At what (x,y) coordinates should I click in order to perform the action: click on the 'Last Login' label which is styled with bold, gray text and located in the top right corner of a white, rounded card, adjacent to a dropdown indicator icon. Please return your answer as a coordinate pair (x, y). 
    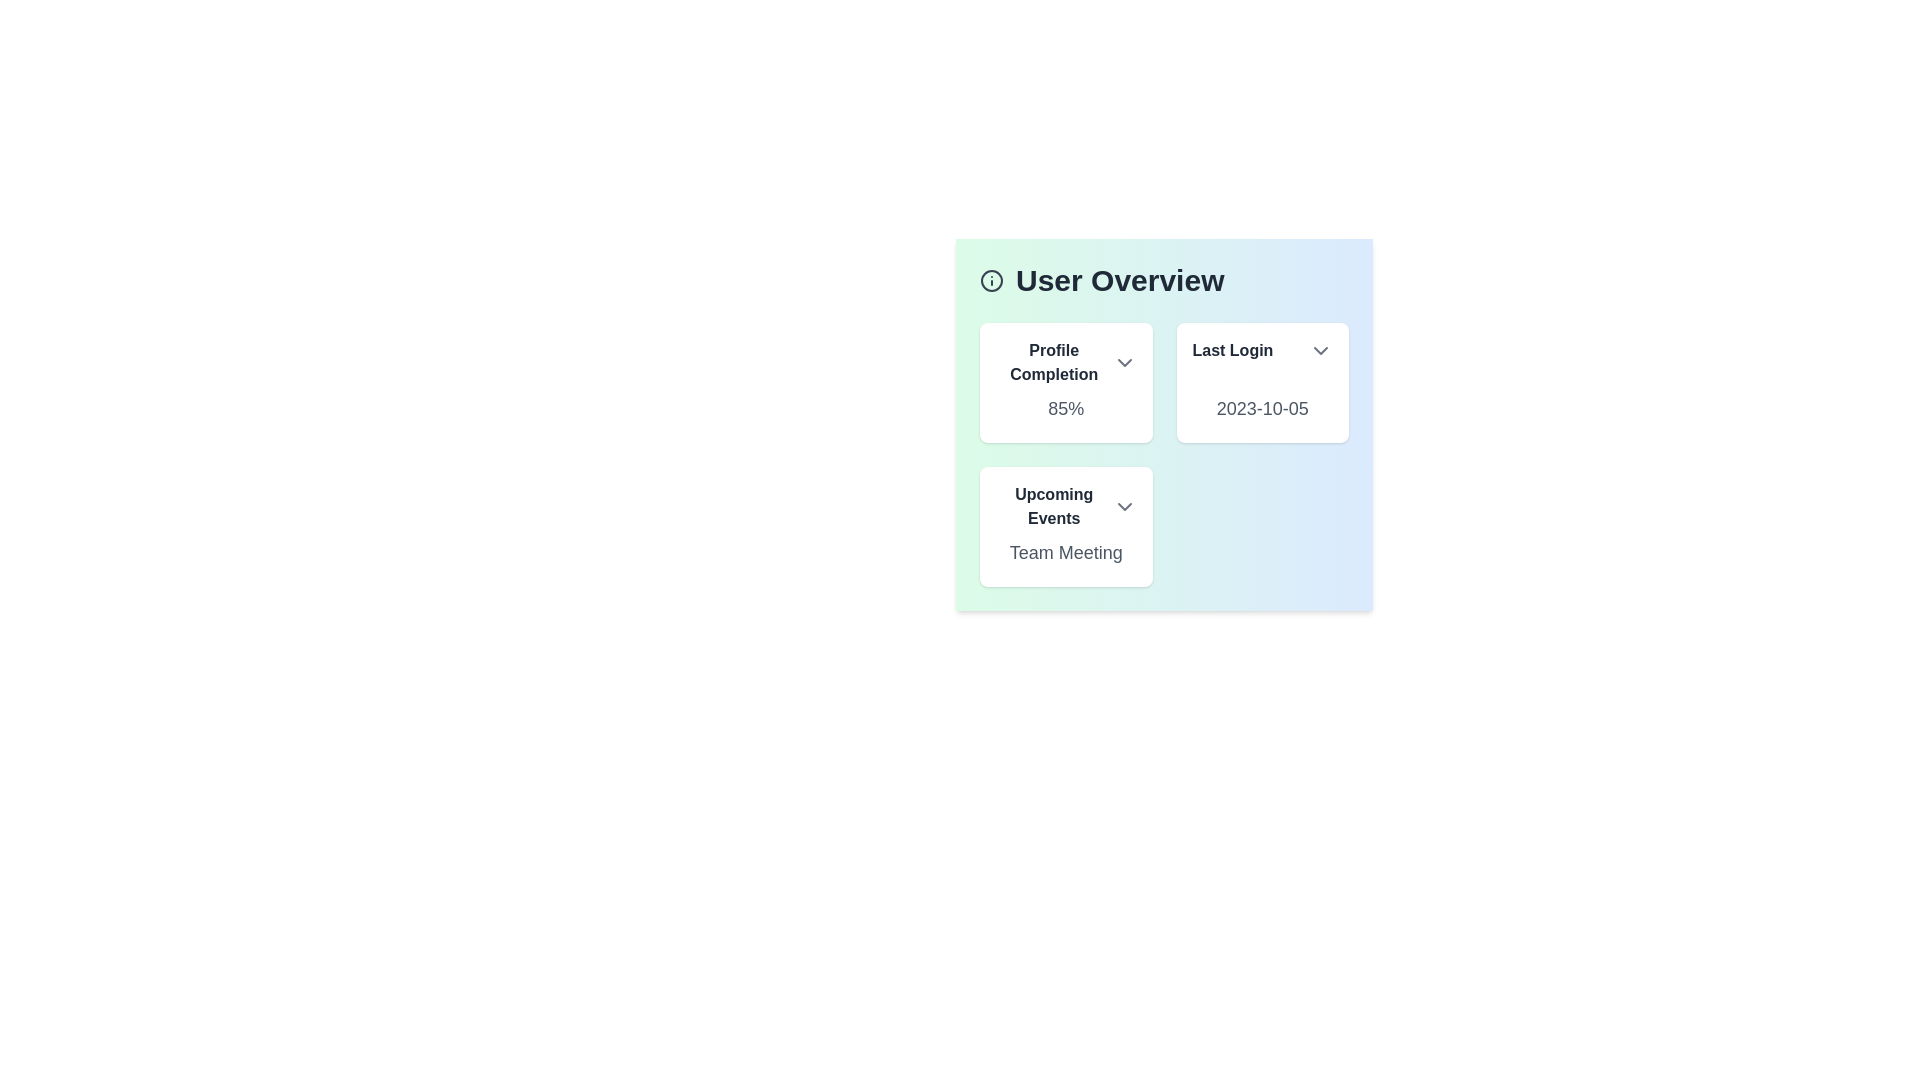
    Looking at the image, I should click on (1261, 350).